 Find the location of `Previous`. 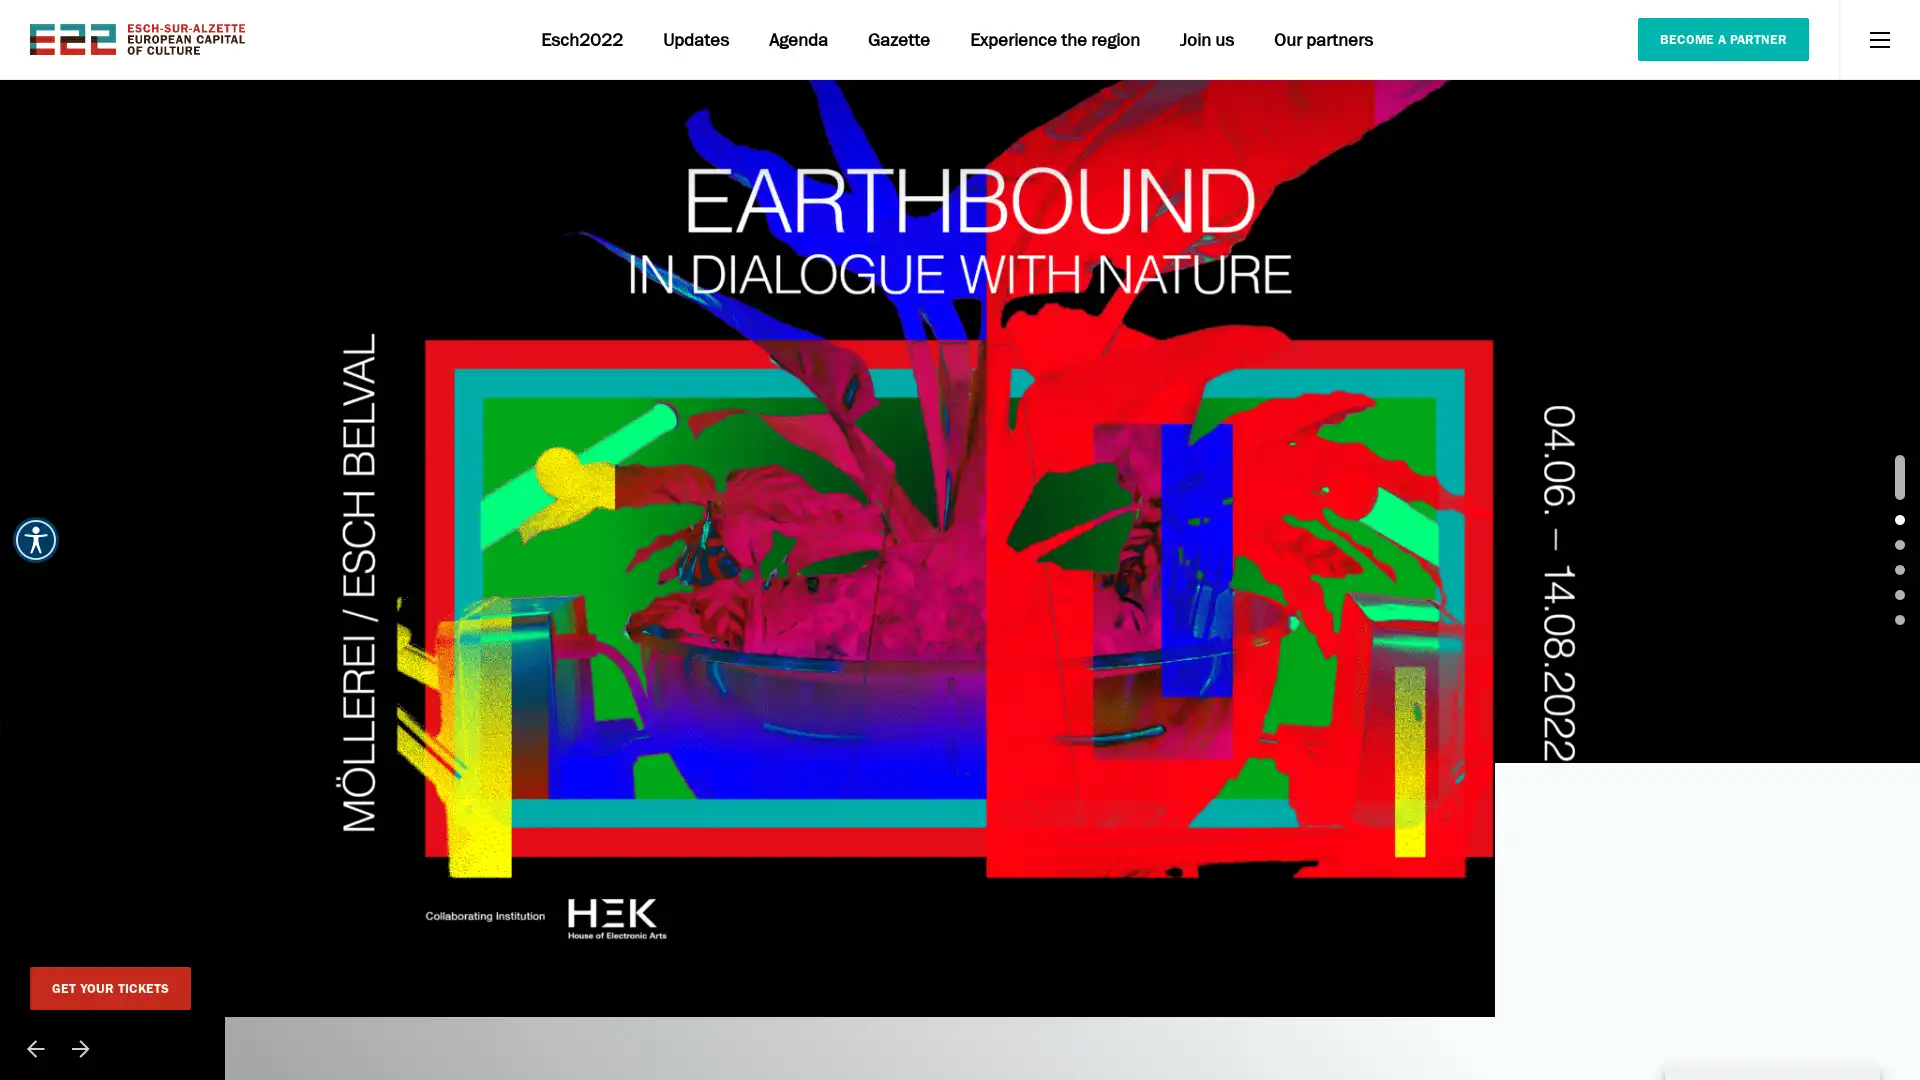

Previous is located at coordinates (35, 1048).